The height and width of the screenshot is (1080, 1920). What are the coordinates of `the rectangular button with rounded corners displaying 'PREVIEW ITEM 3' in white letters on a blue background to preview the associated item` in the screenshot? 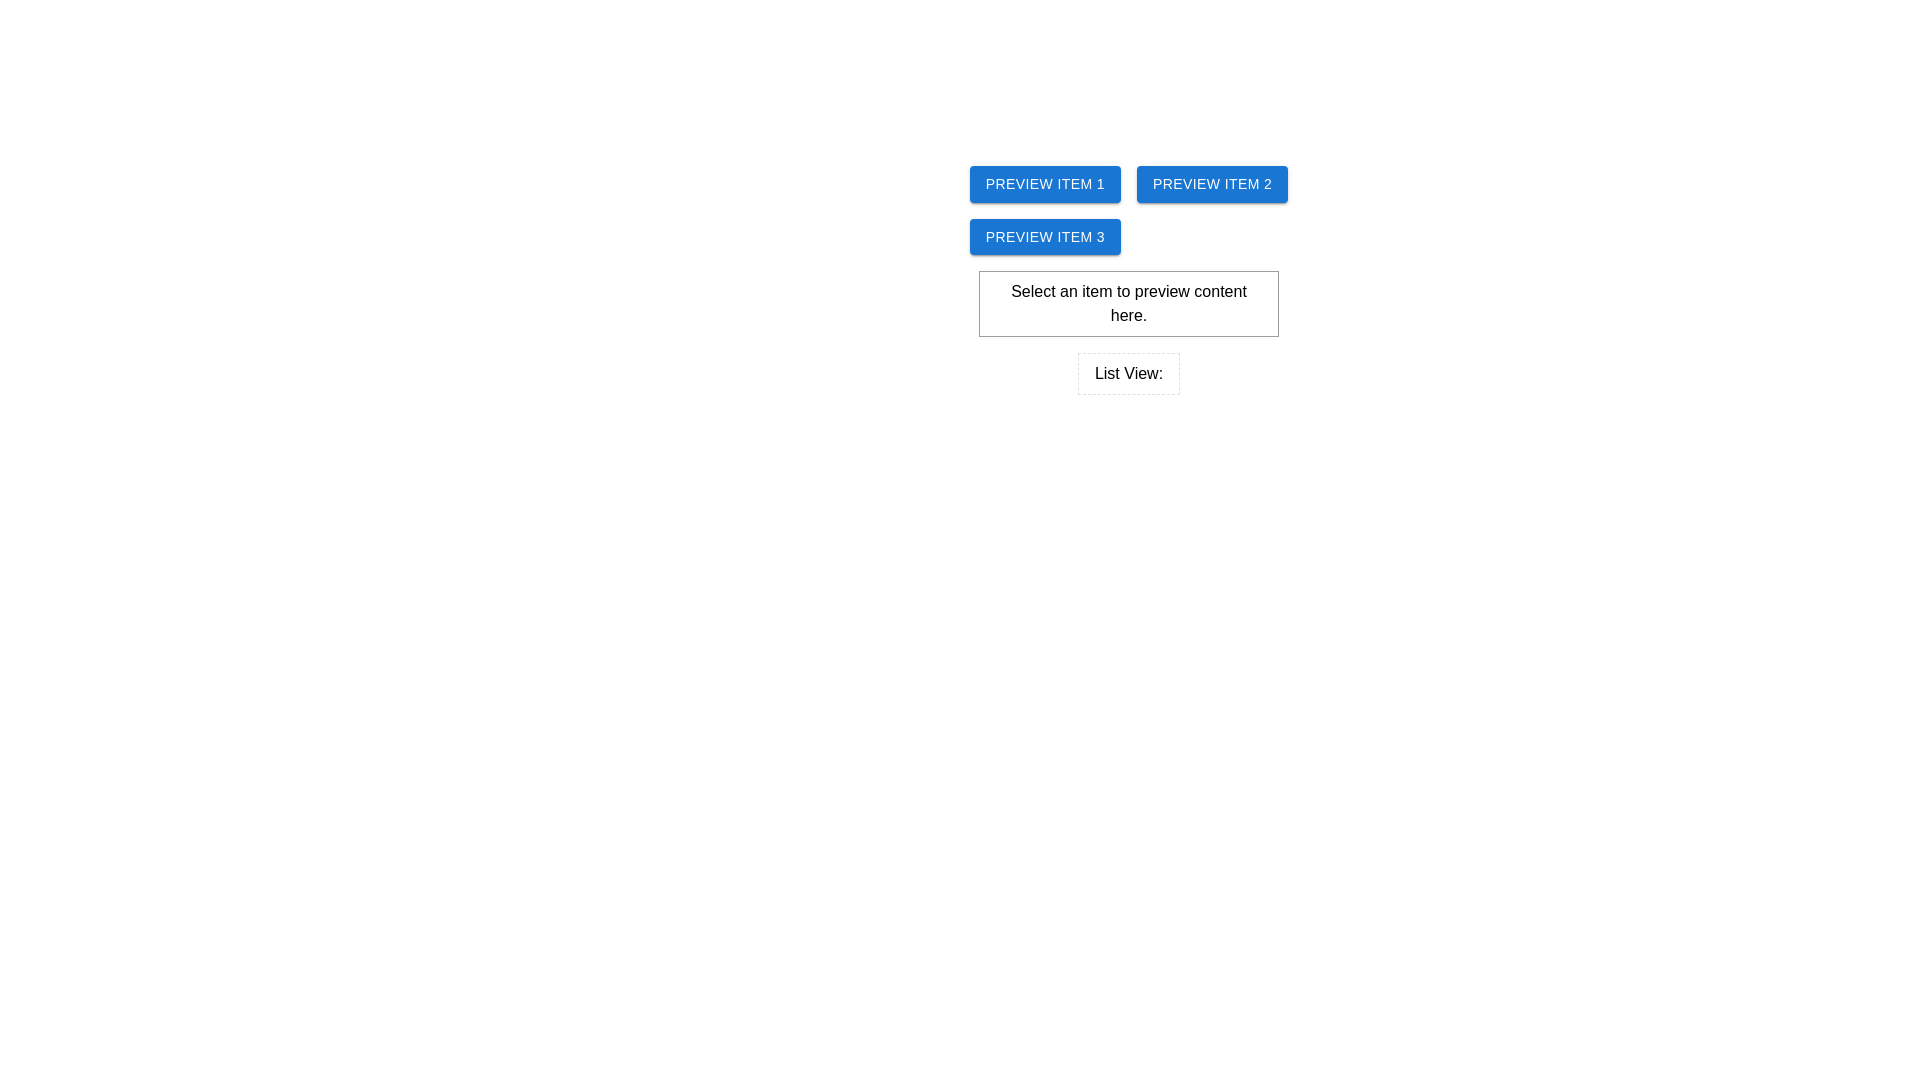 It's located at (1044, 235).